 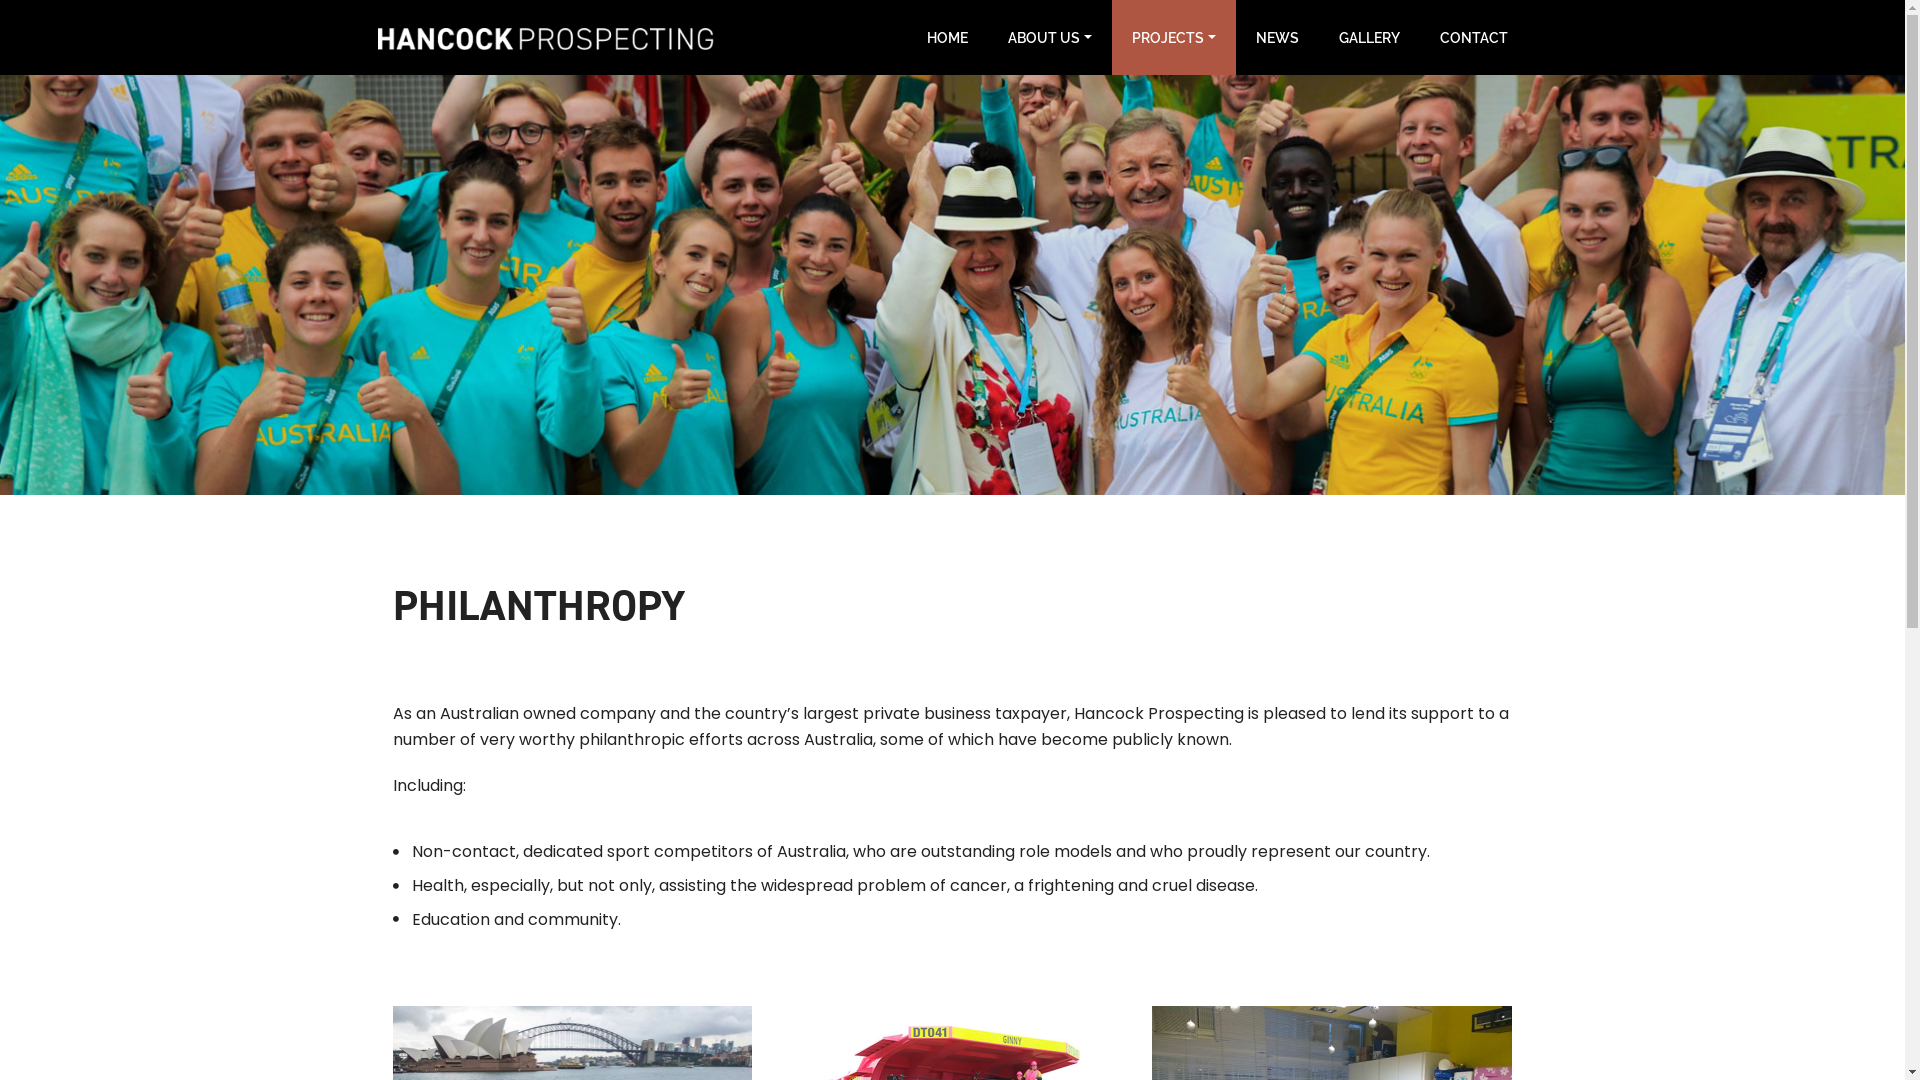 I want to click on 'NEWS', so click(x=1276, y=37).